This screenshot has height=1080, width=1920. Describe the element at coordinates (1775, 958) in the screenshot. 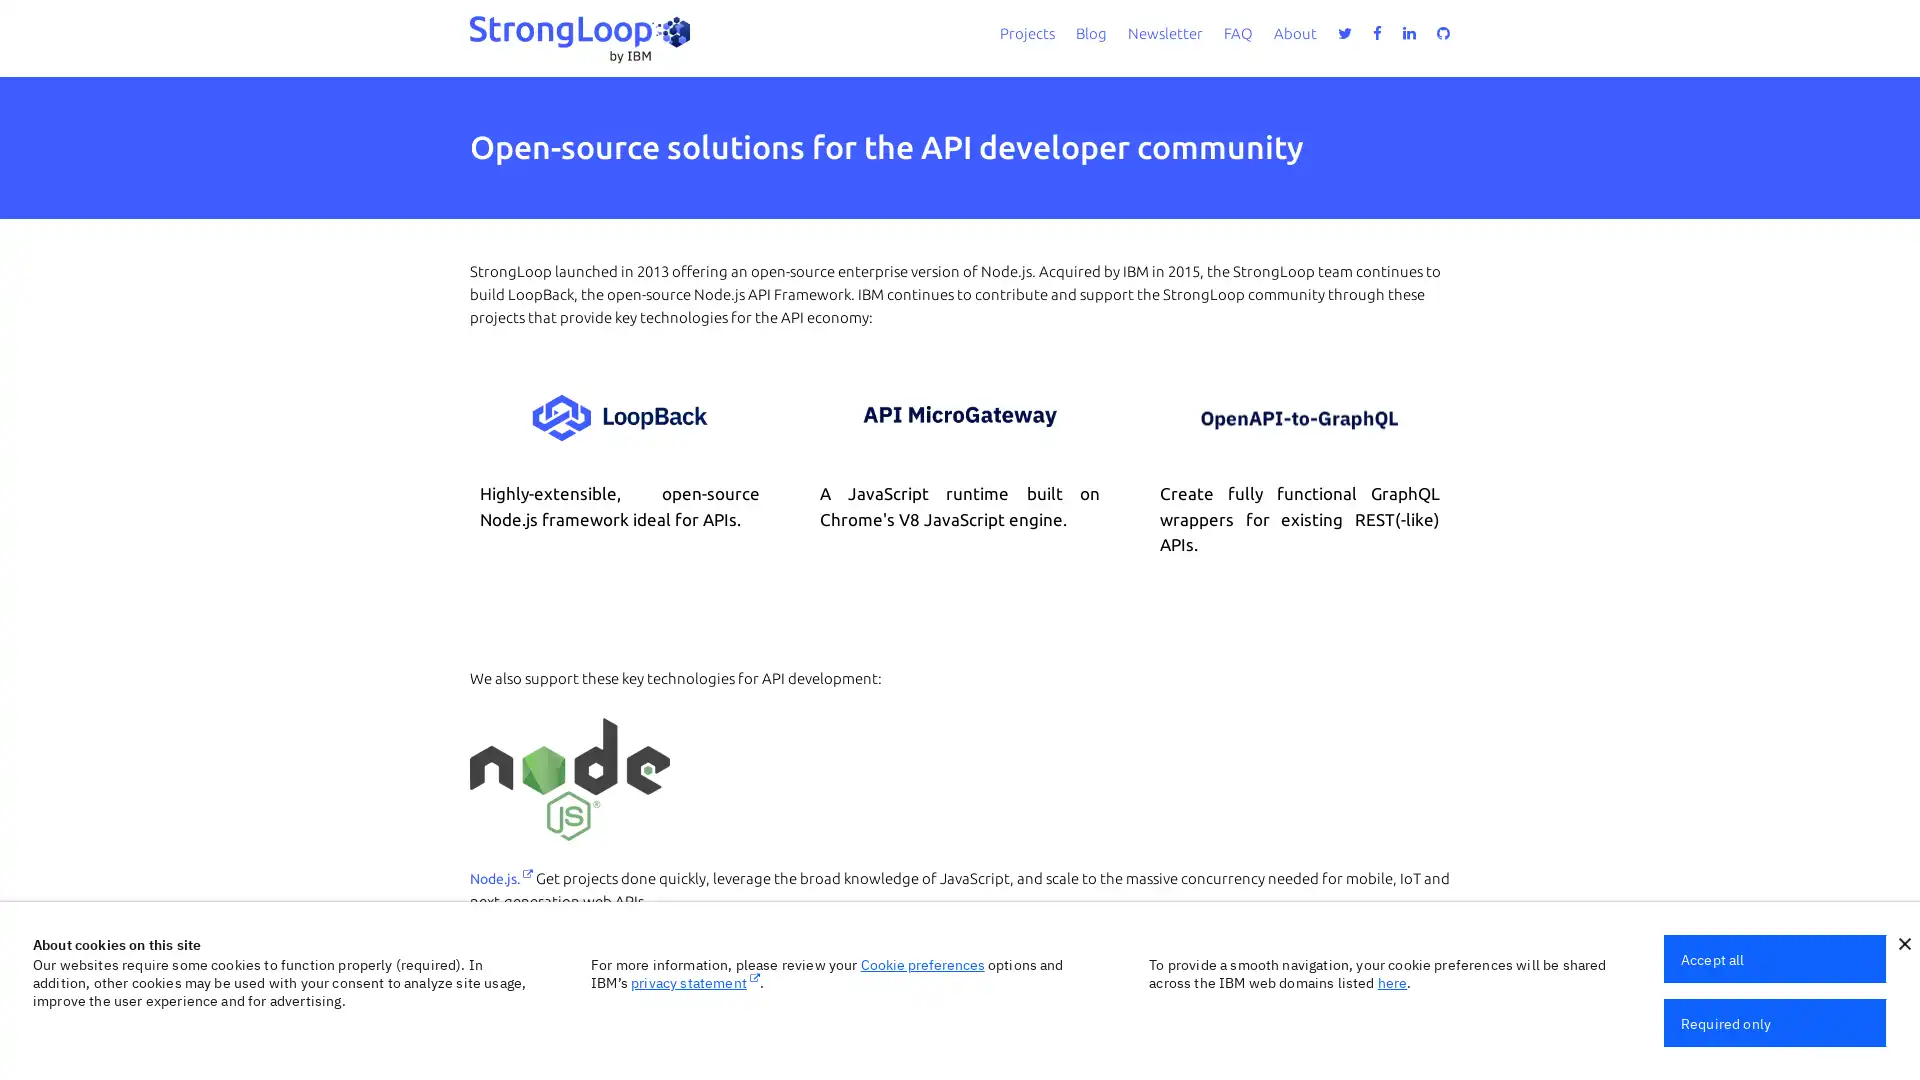

I see `Accept all` at that location.